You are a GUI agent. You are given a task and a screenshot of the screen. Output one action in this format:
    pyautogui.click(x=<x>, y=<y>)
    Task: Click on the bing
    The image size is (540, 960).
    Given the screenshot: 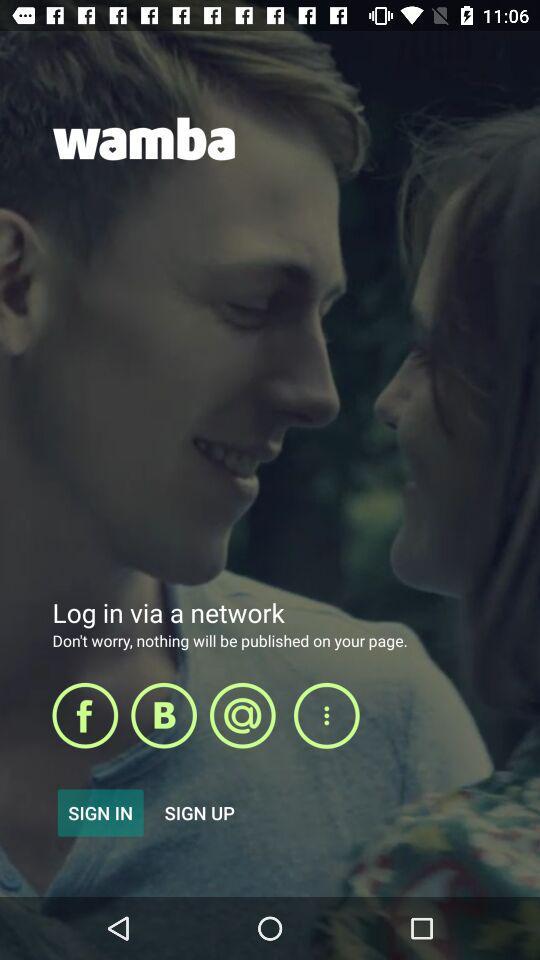 What is the action you would take?
    pyautogui.click(x=163, y=715)
    